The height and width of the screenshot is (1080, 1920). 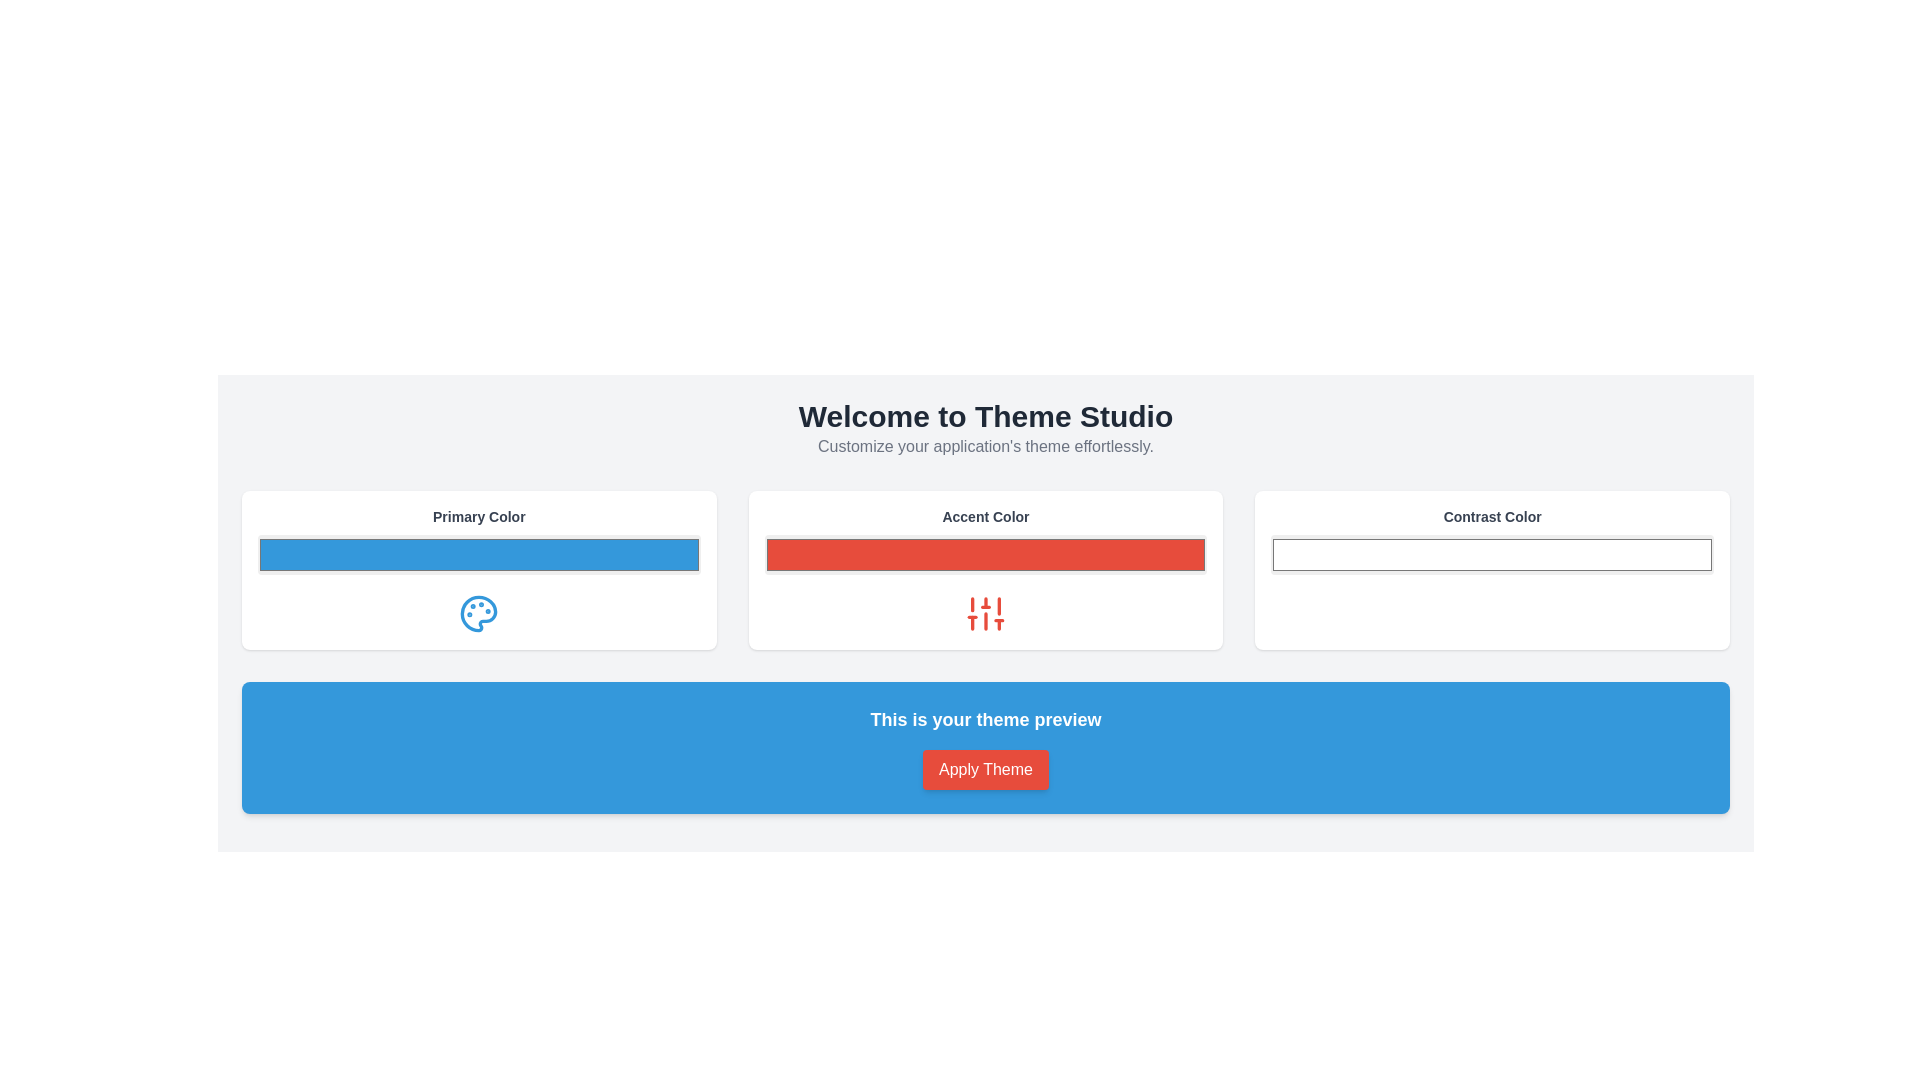 What do you see at coordinates (985, 555) in the screenshot?
I see `the Color Picker Button, which is bright red and located under the 'Accent Color' label in the middle section of the interface` at bounding box center [985, 555].